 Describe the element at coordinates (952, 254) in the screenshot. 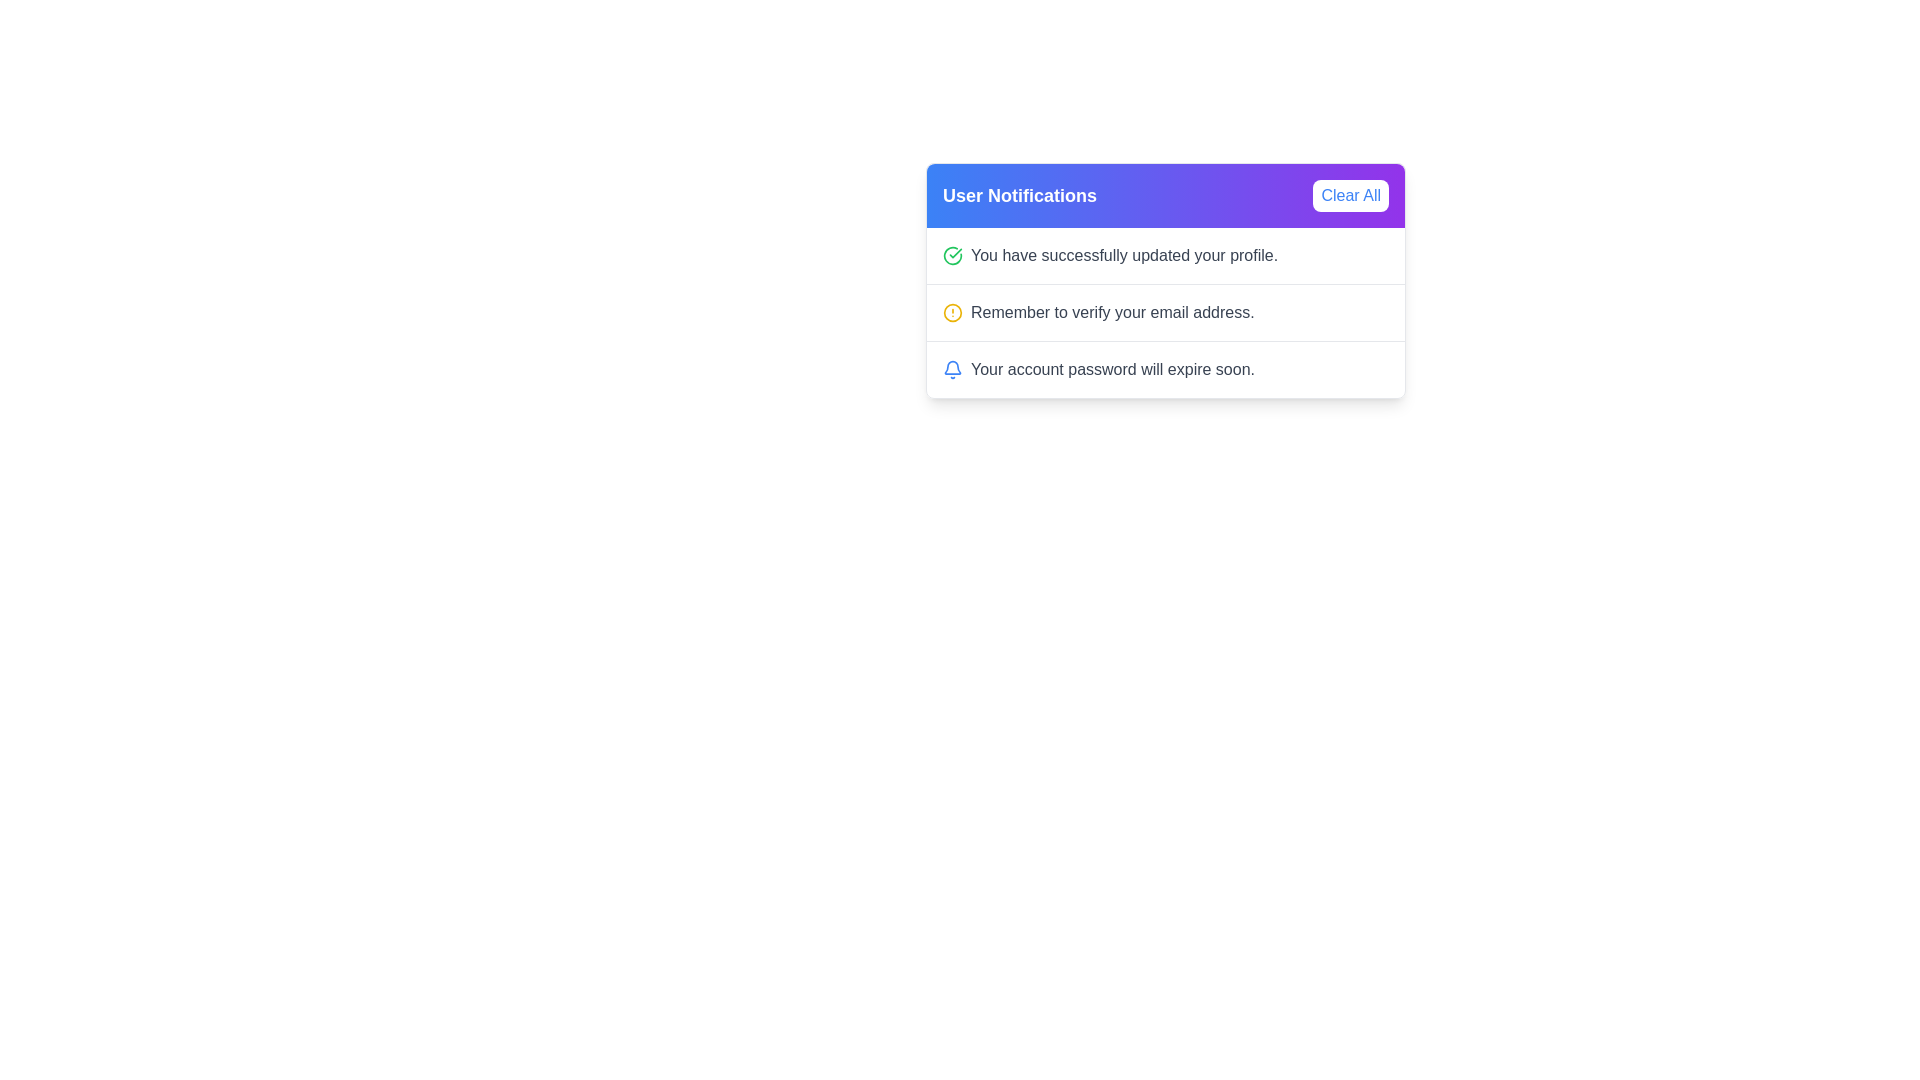

I see `the success icon indicating the completion of the profile update, located to the left of the notification text 'You have successfully updated your profile'` at that location.